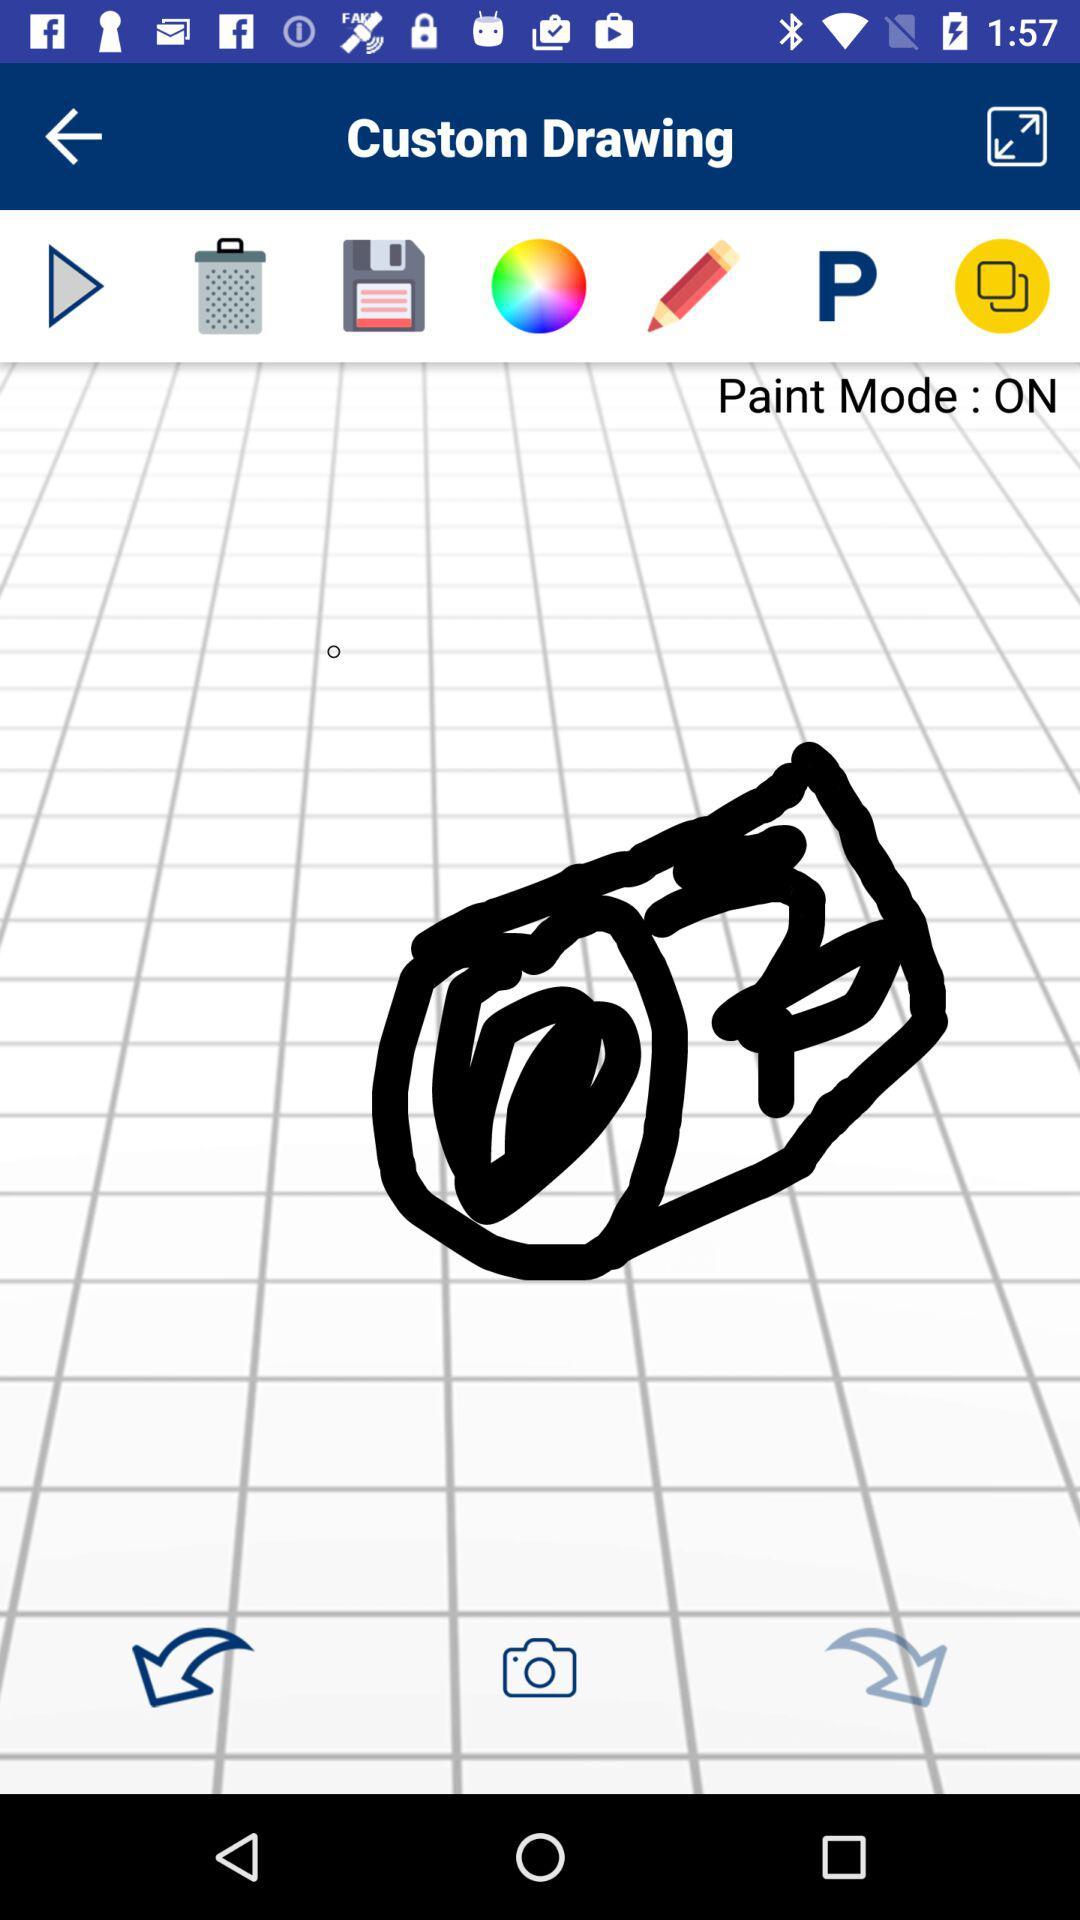 This screenshot has height=1920, width=1080. I want to click on the save icon, so click(384, 285).